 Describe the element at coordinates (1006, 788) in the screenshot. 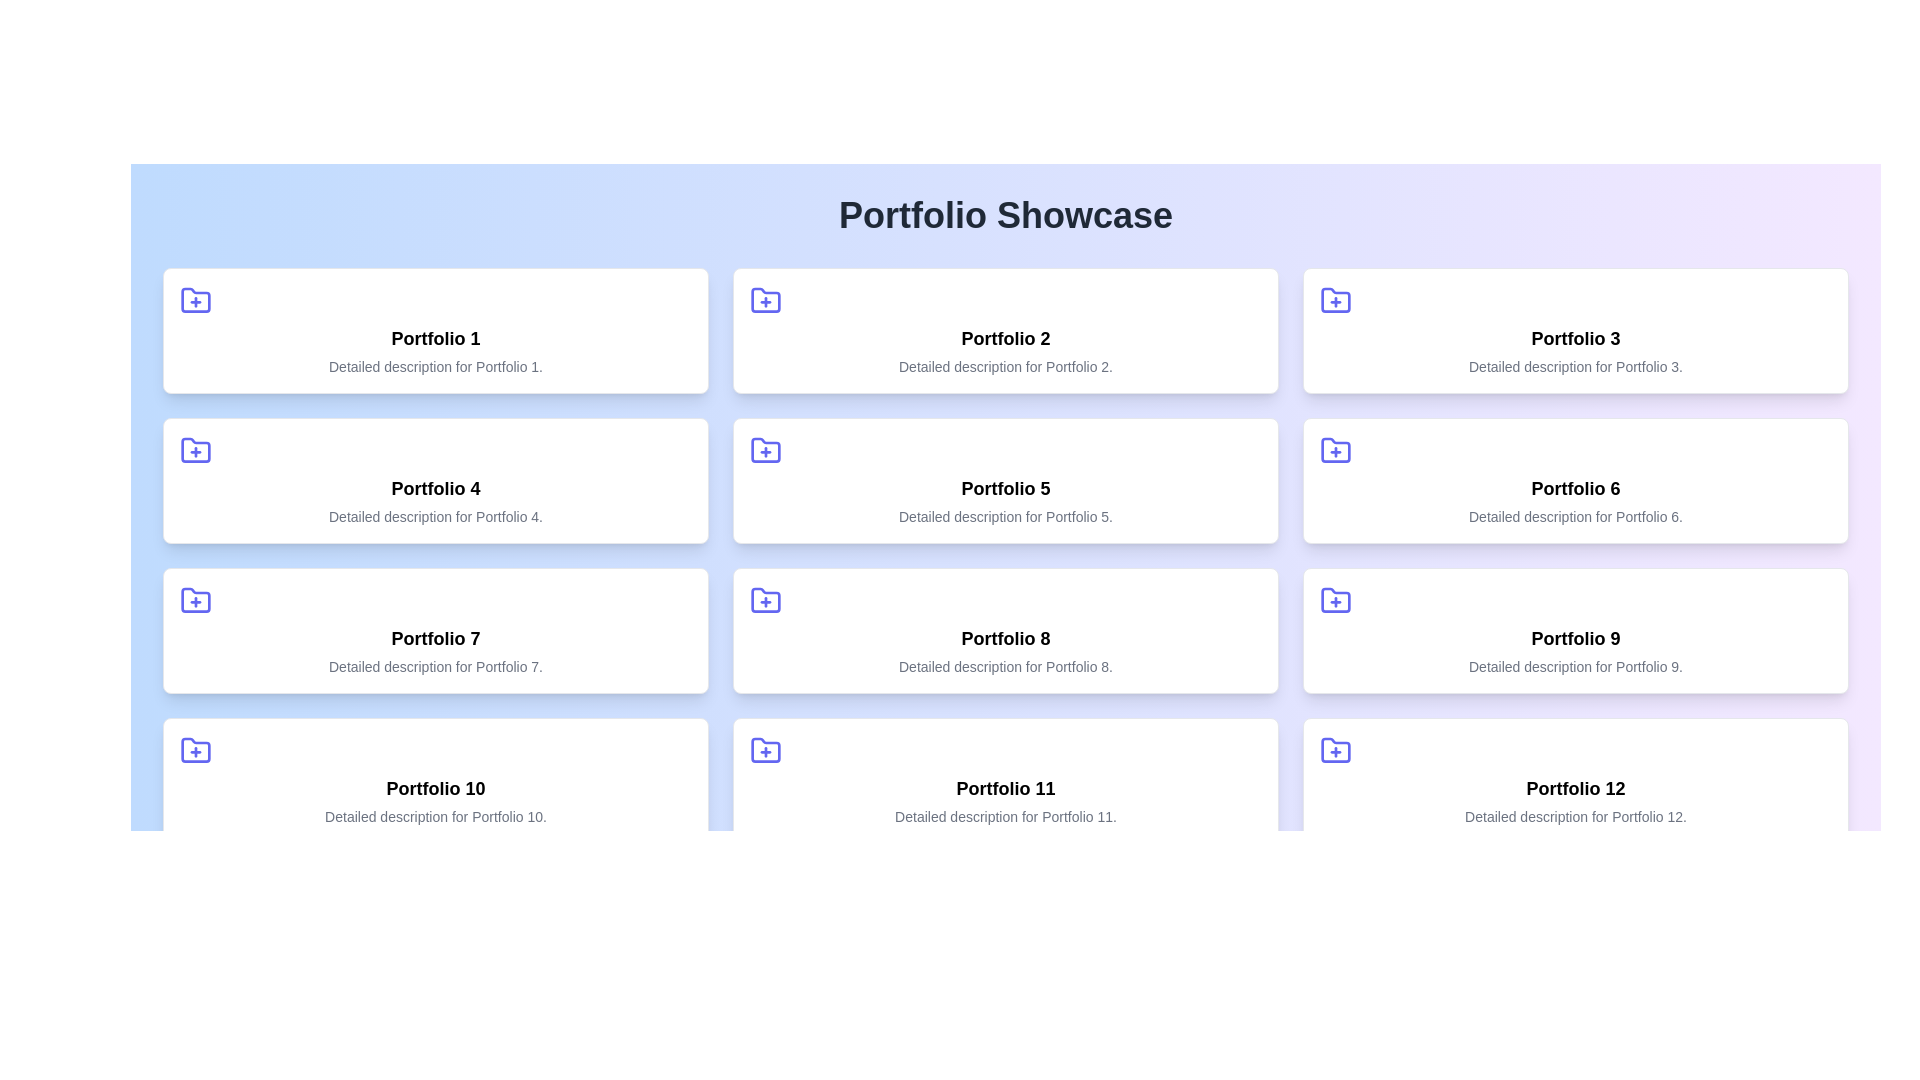

I see `the label displaying the title of the eleventh portfolio item in the grid, which is located inside the eleventh portfolio card, above the detailed description text` at that location.